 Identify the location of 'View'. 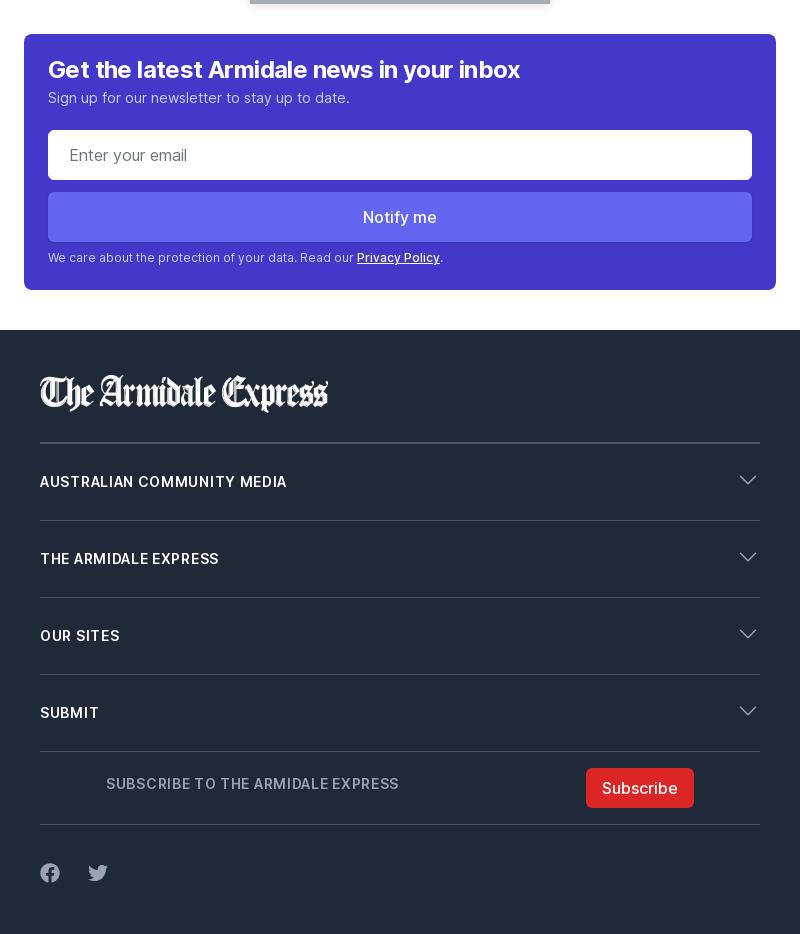
(55, 665).